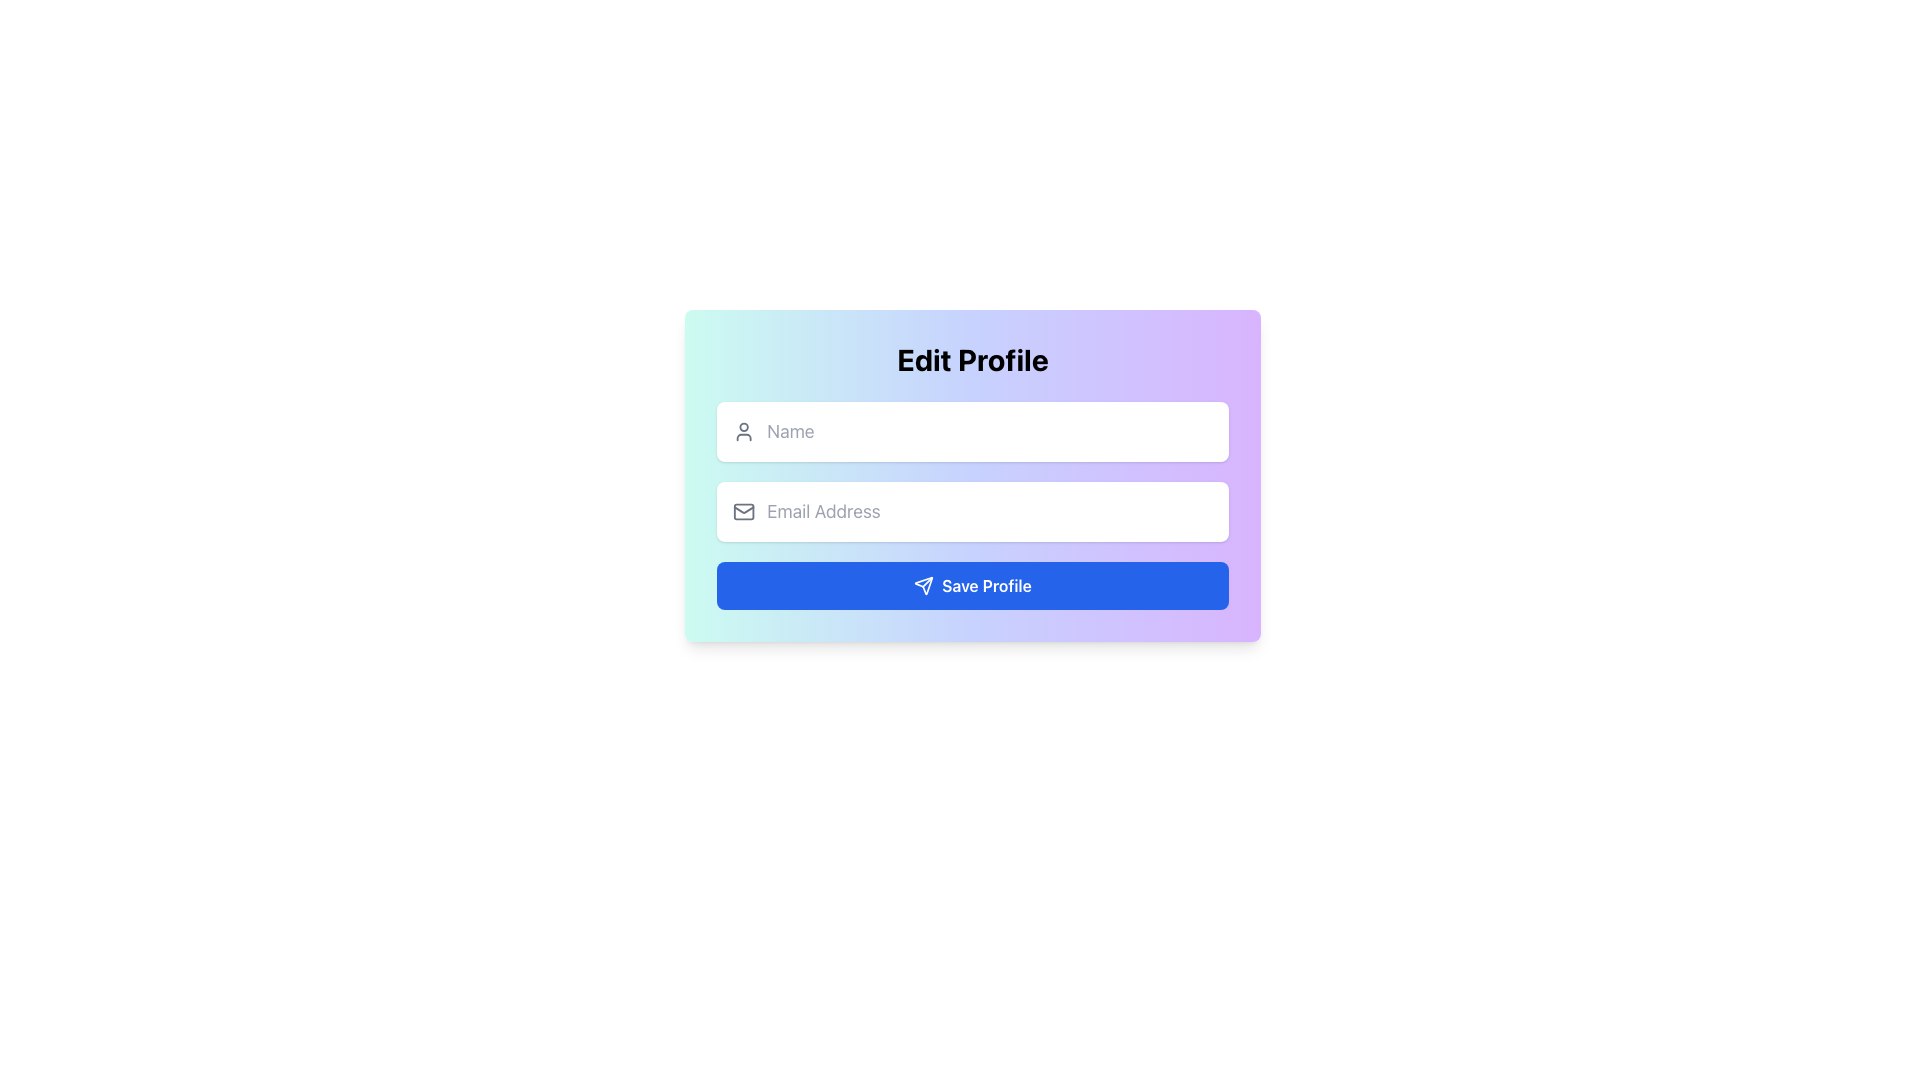  I want to click on the save button containing the blue arrow icon, which is part of the 'Save Profile' label at the bottom of the component, so click(923, 585).